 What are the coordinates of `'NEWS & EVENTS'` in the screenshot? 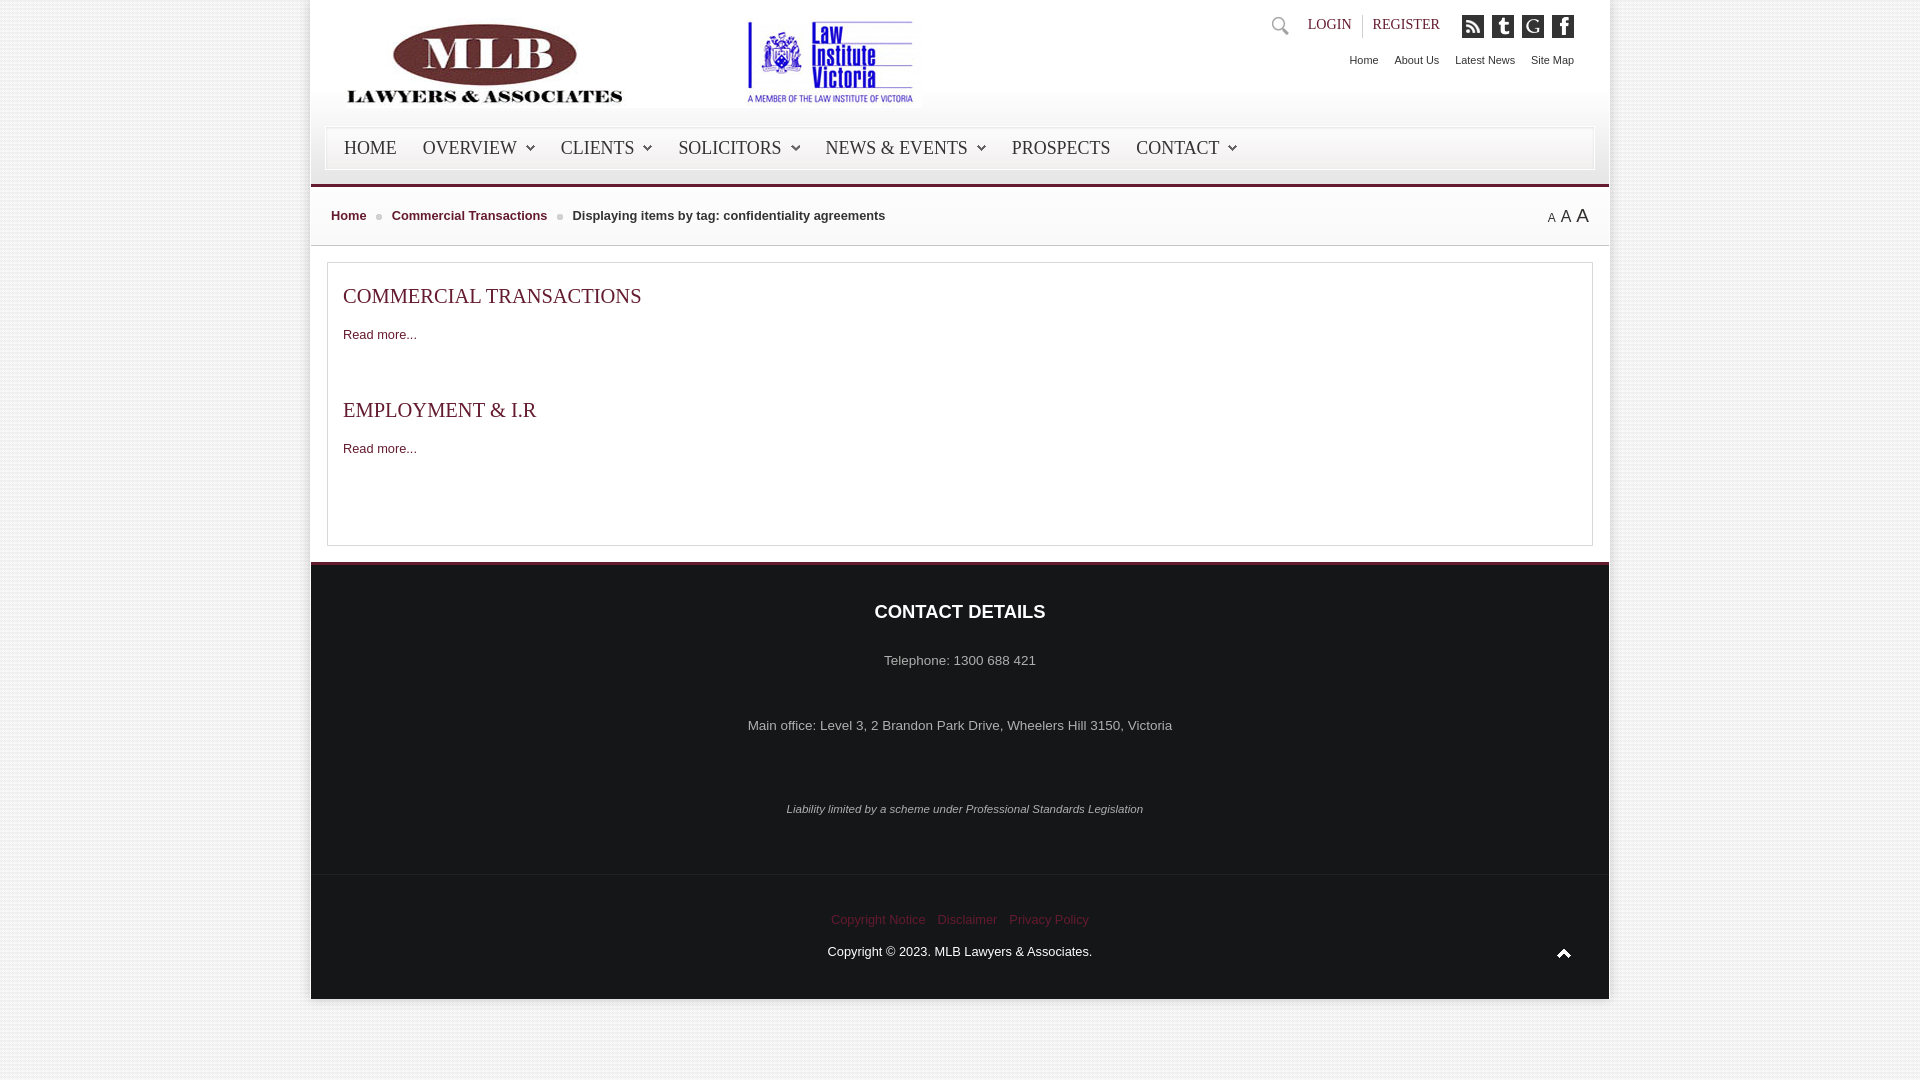 It's located at (905, 146).